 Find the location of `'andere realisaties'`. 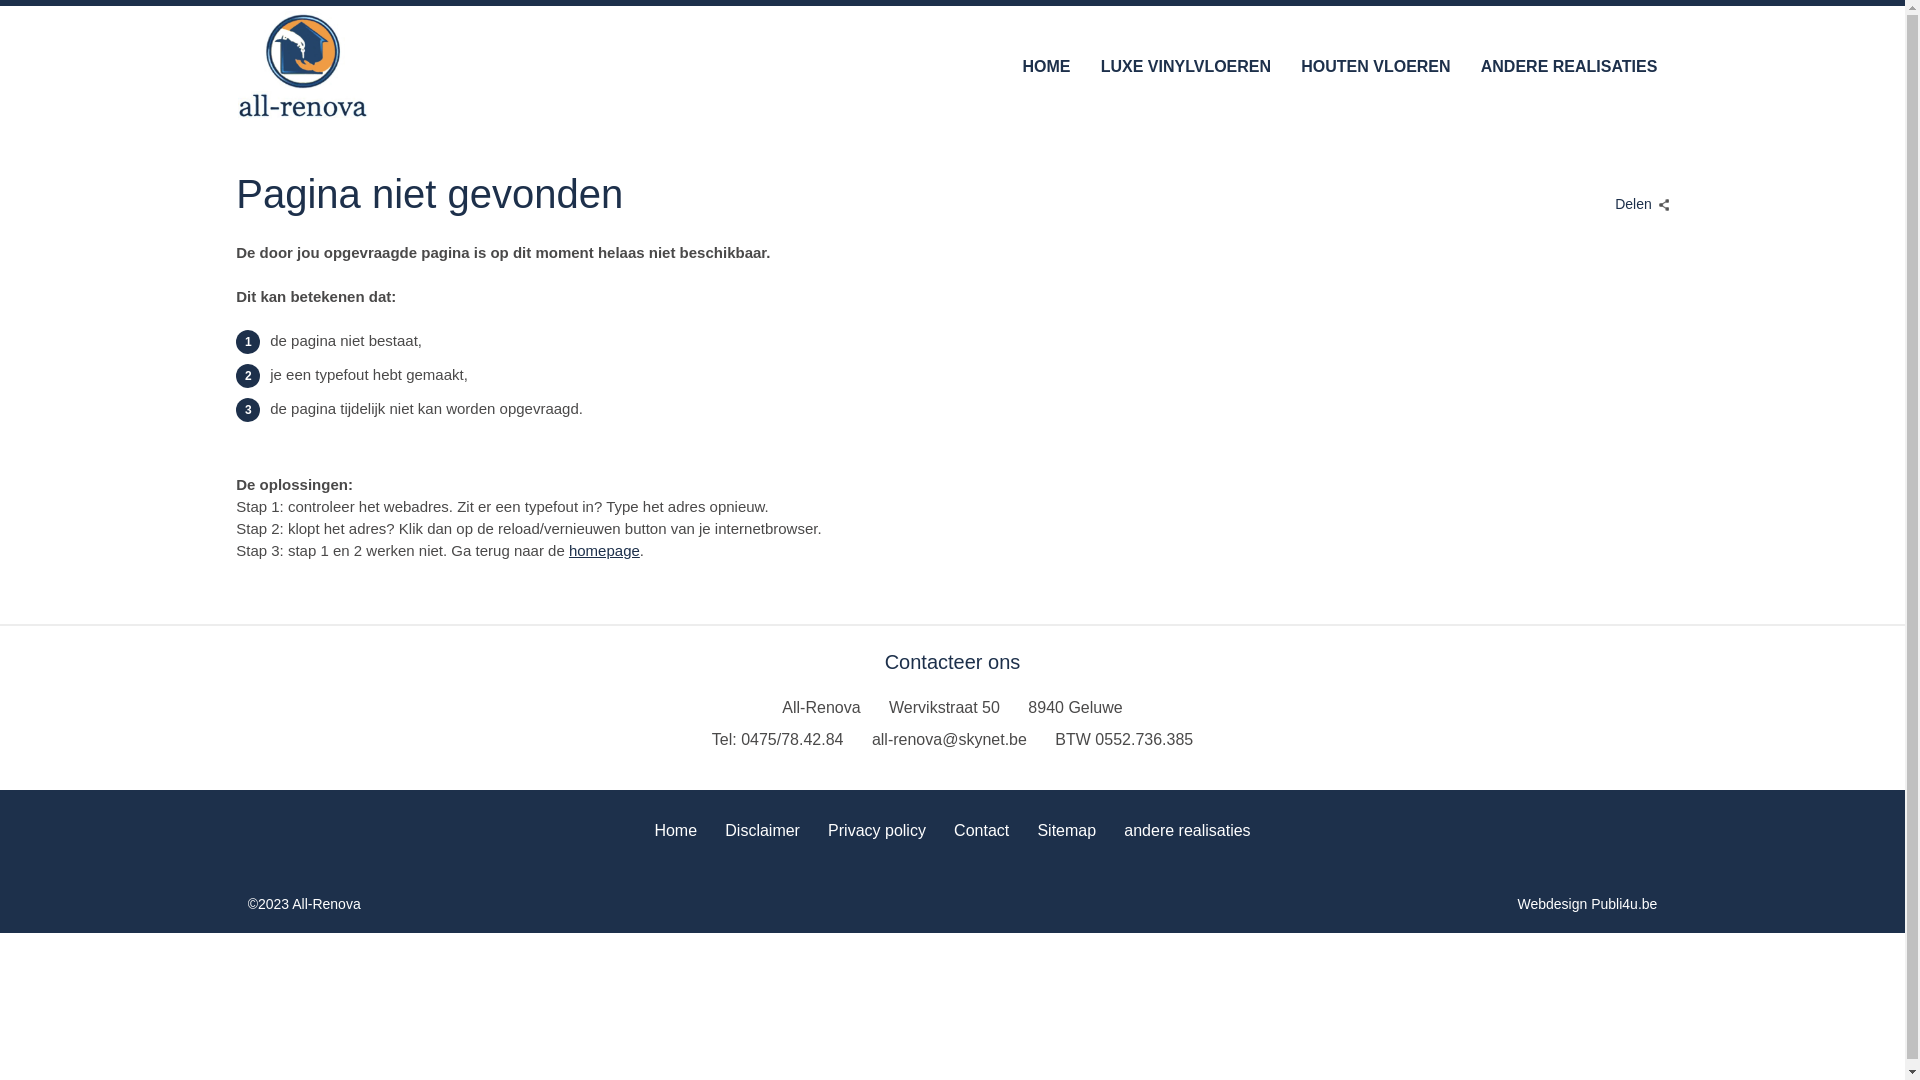

'andere realisaties' is located at coordinates (1186, 827).